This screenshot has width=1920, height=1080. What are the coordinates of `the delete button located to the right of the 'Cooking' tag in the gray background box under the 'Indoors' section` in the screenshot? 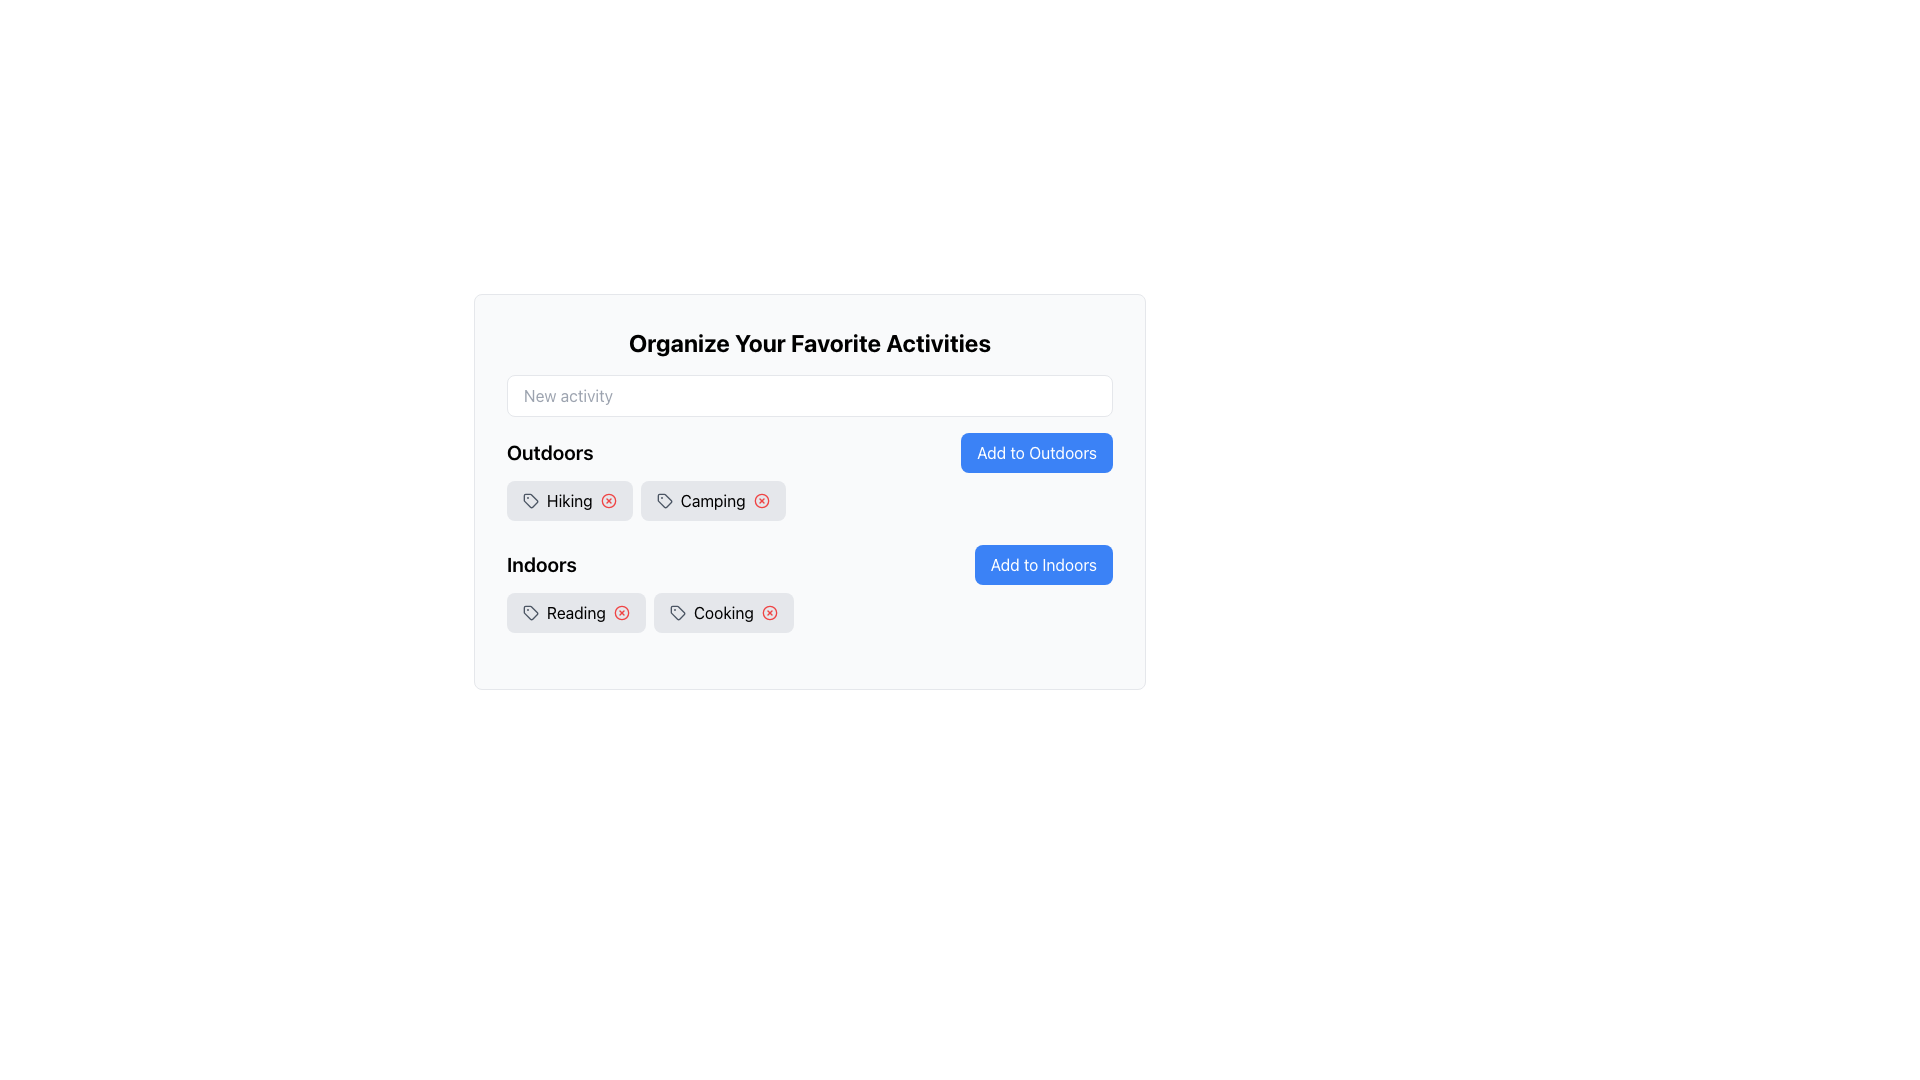 It's located at (768, 612).